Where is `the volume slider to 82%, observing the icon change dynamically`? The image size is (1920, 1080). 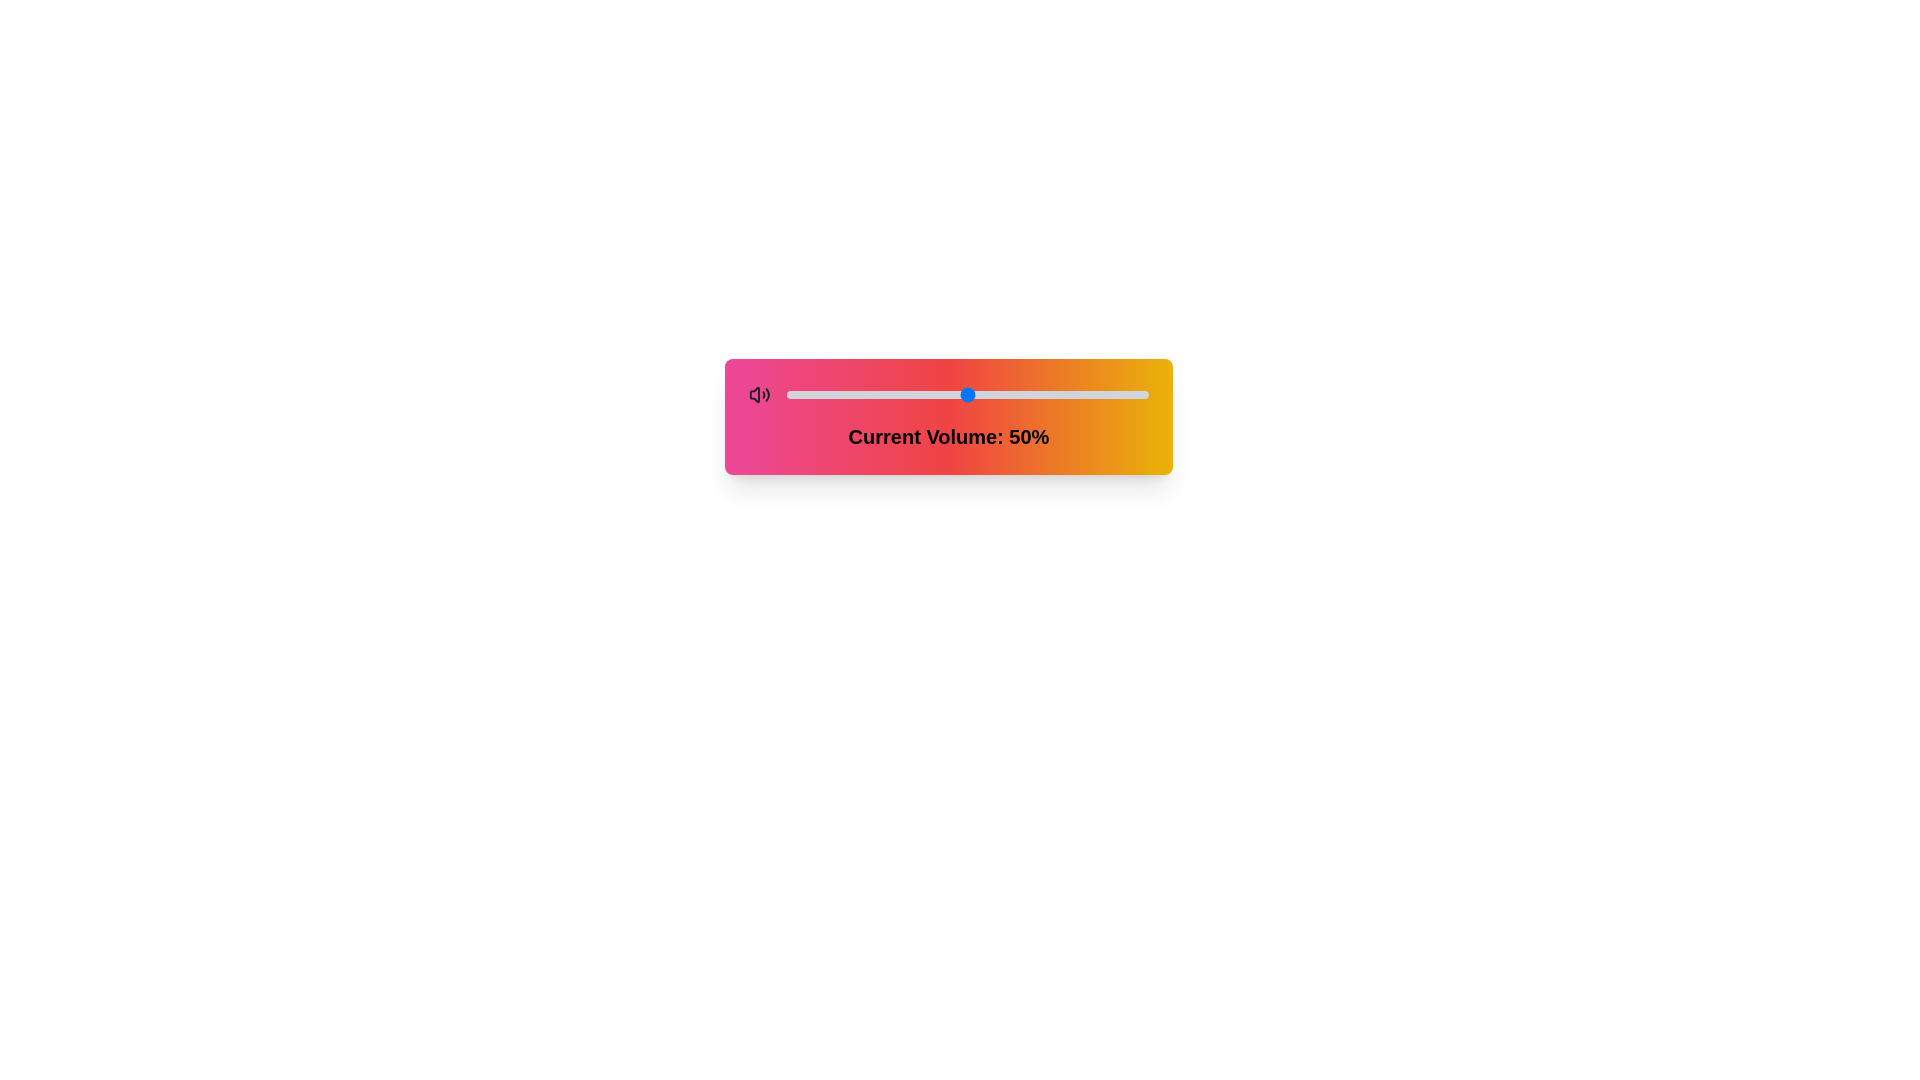
the volume slider to 82%, observing the icon change dynamically is located at coordinates (1082, 394).